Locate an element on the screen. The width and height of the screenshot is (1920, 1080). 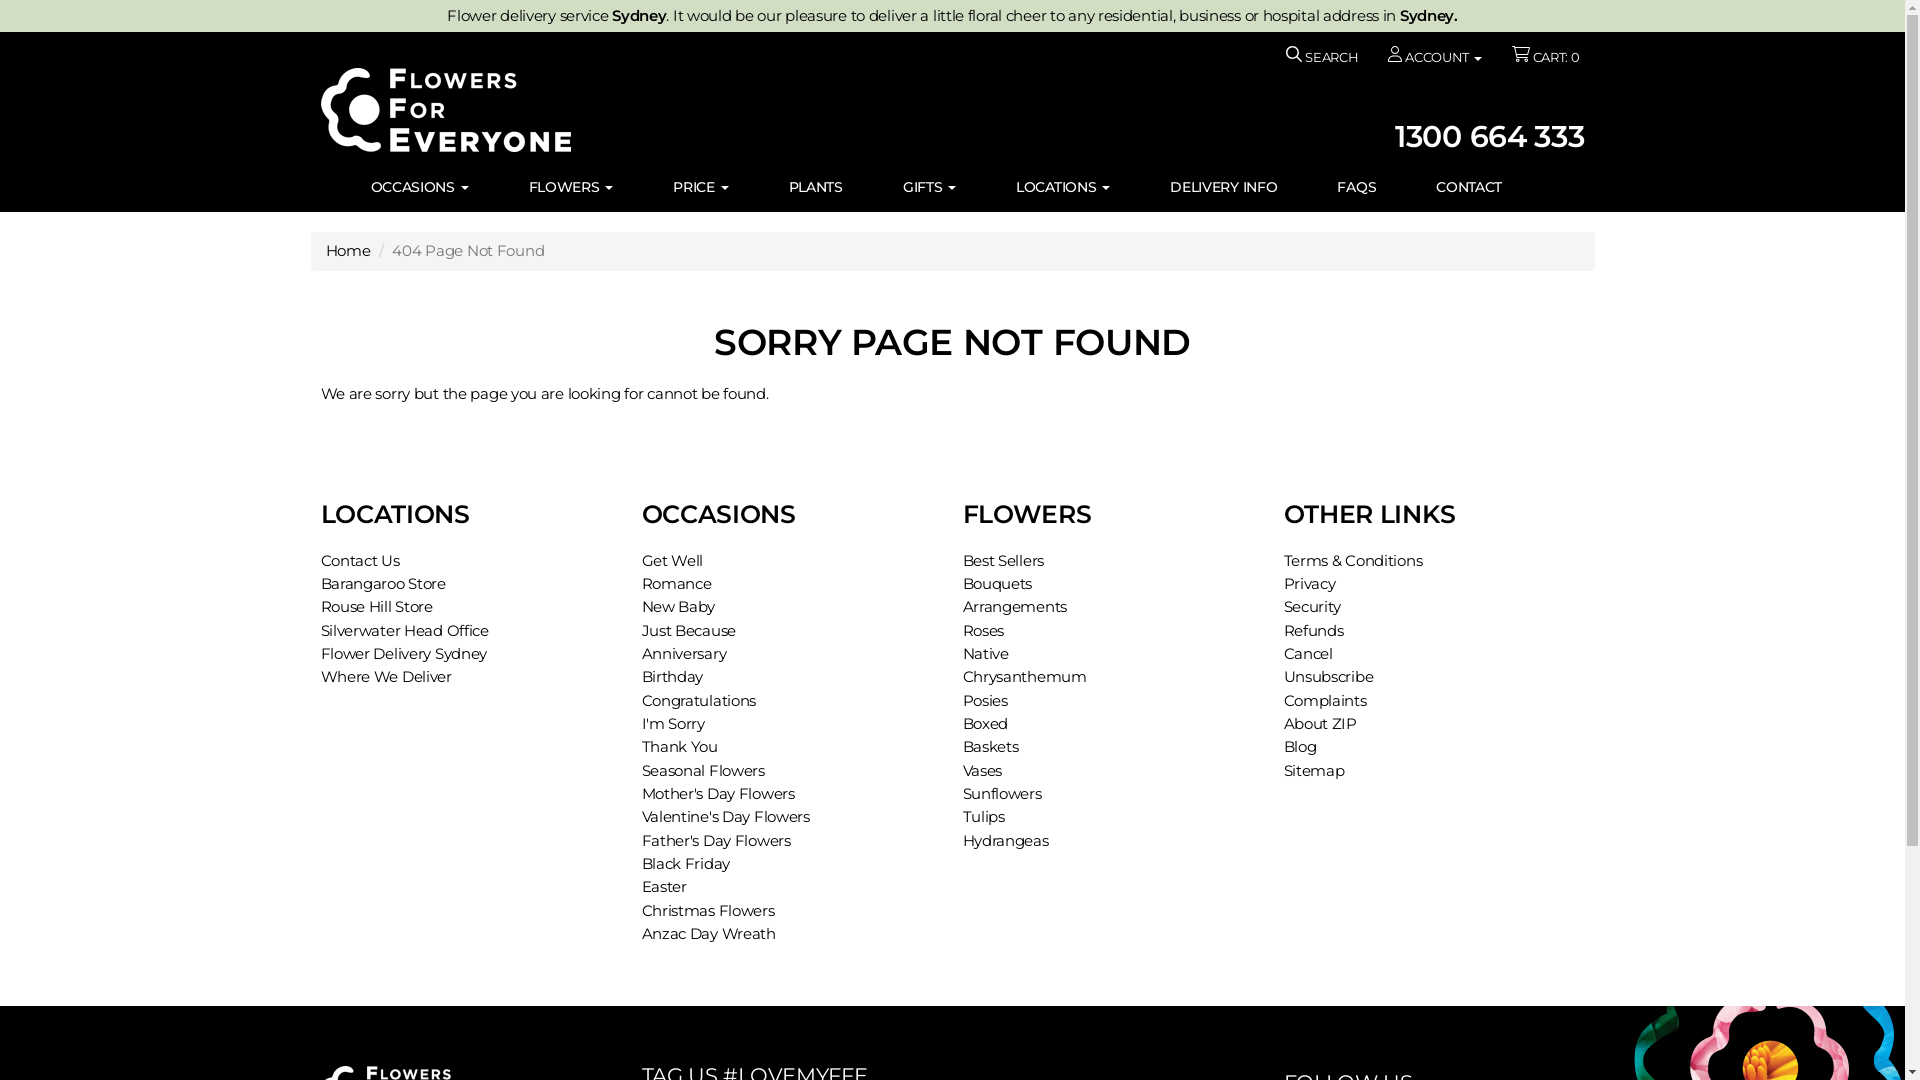
'Security' is located at coordinates (1313, 605).